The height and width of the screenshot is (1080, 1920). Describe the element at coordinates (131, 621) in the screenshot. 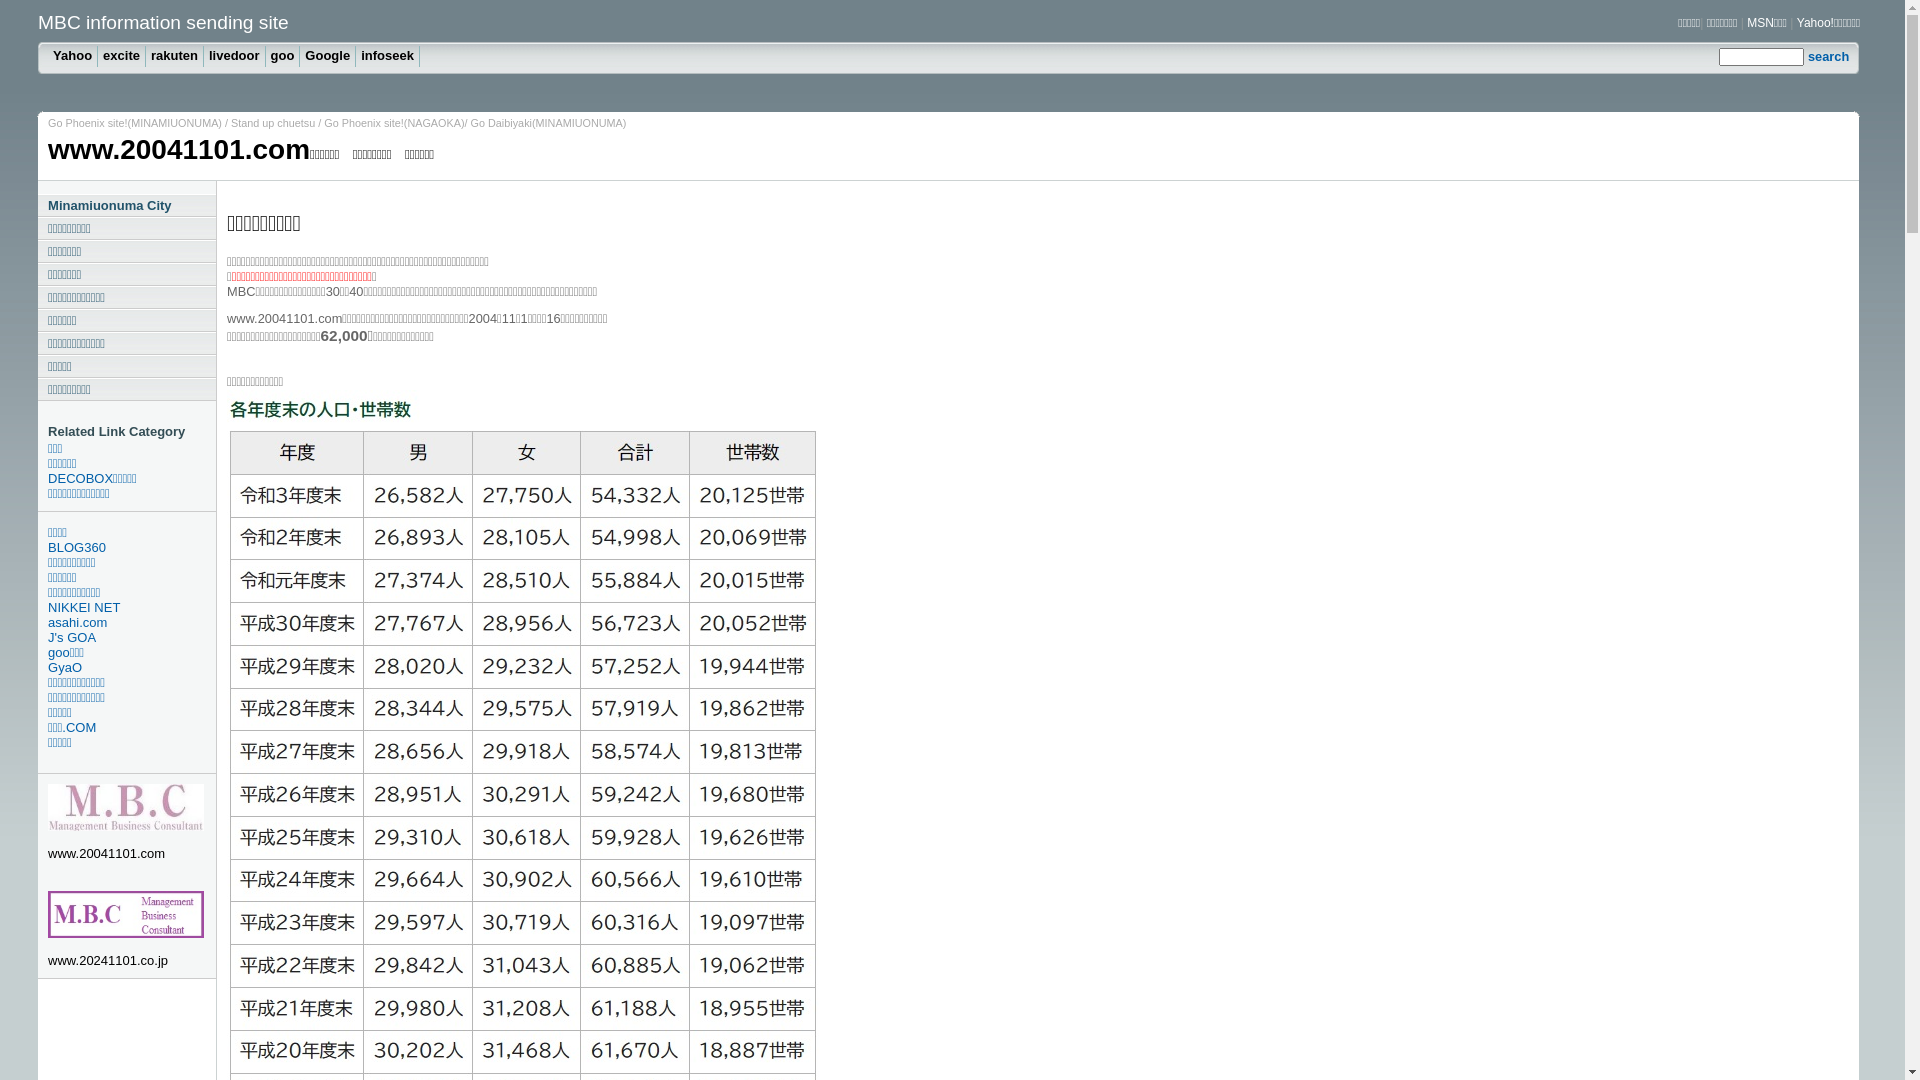

I see `'asahi.com'` at that location.